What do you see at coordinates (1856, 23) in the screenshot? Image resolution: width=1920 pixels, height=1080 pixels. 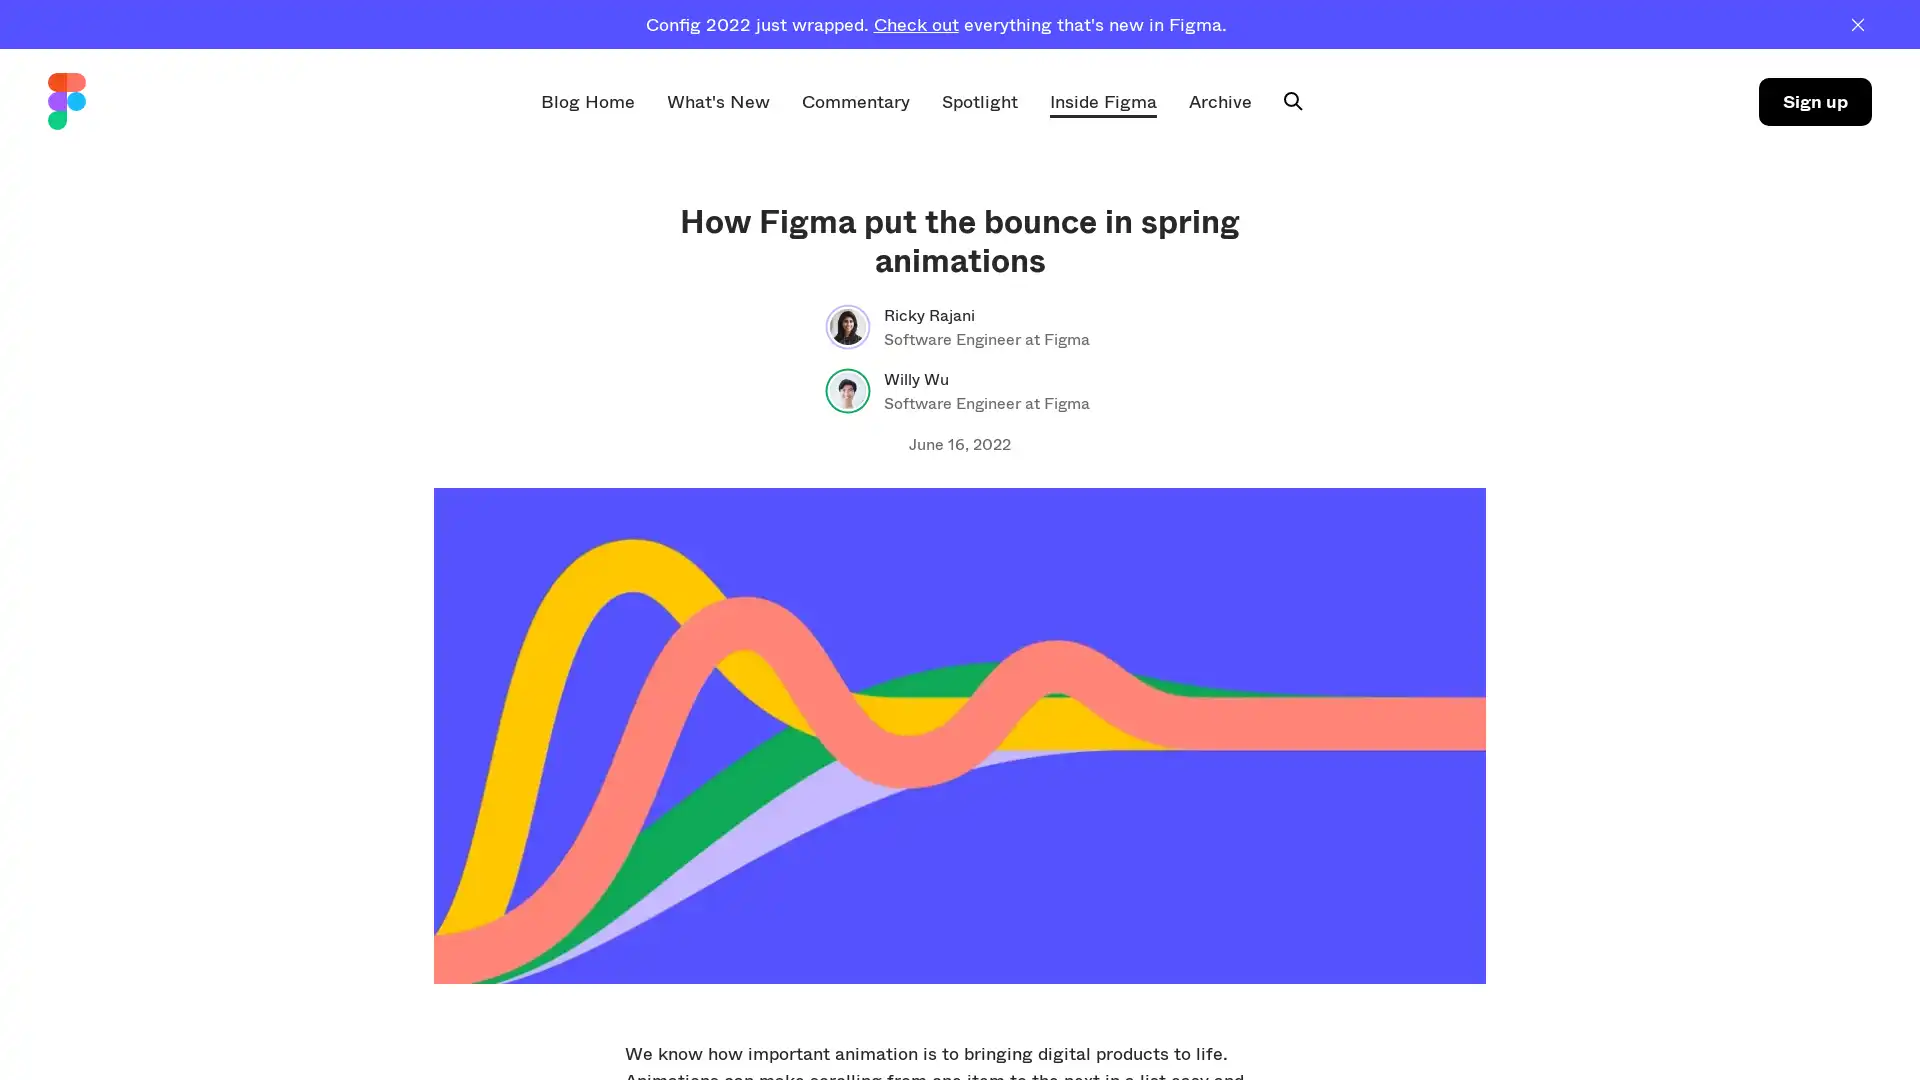 I see `Dismiss` at bounding box center [1856, 23].